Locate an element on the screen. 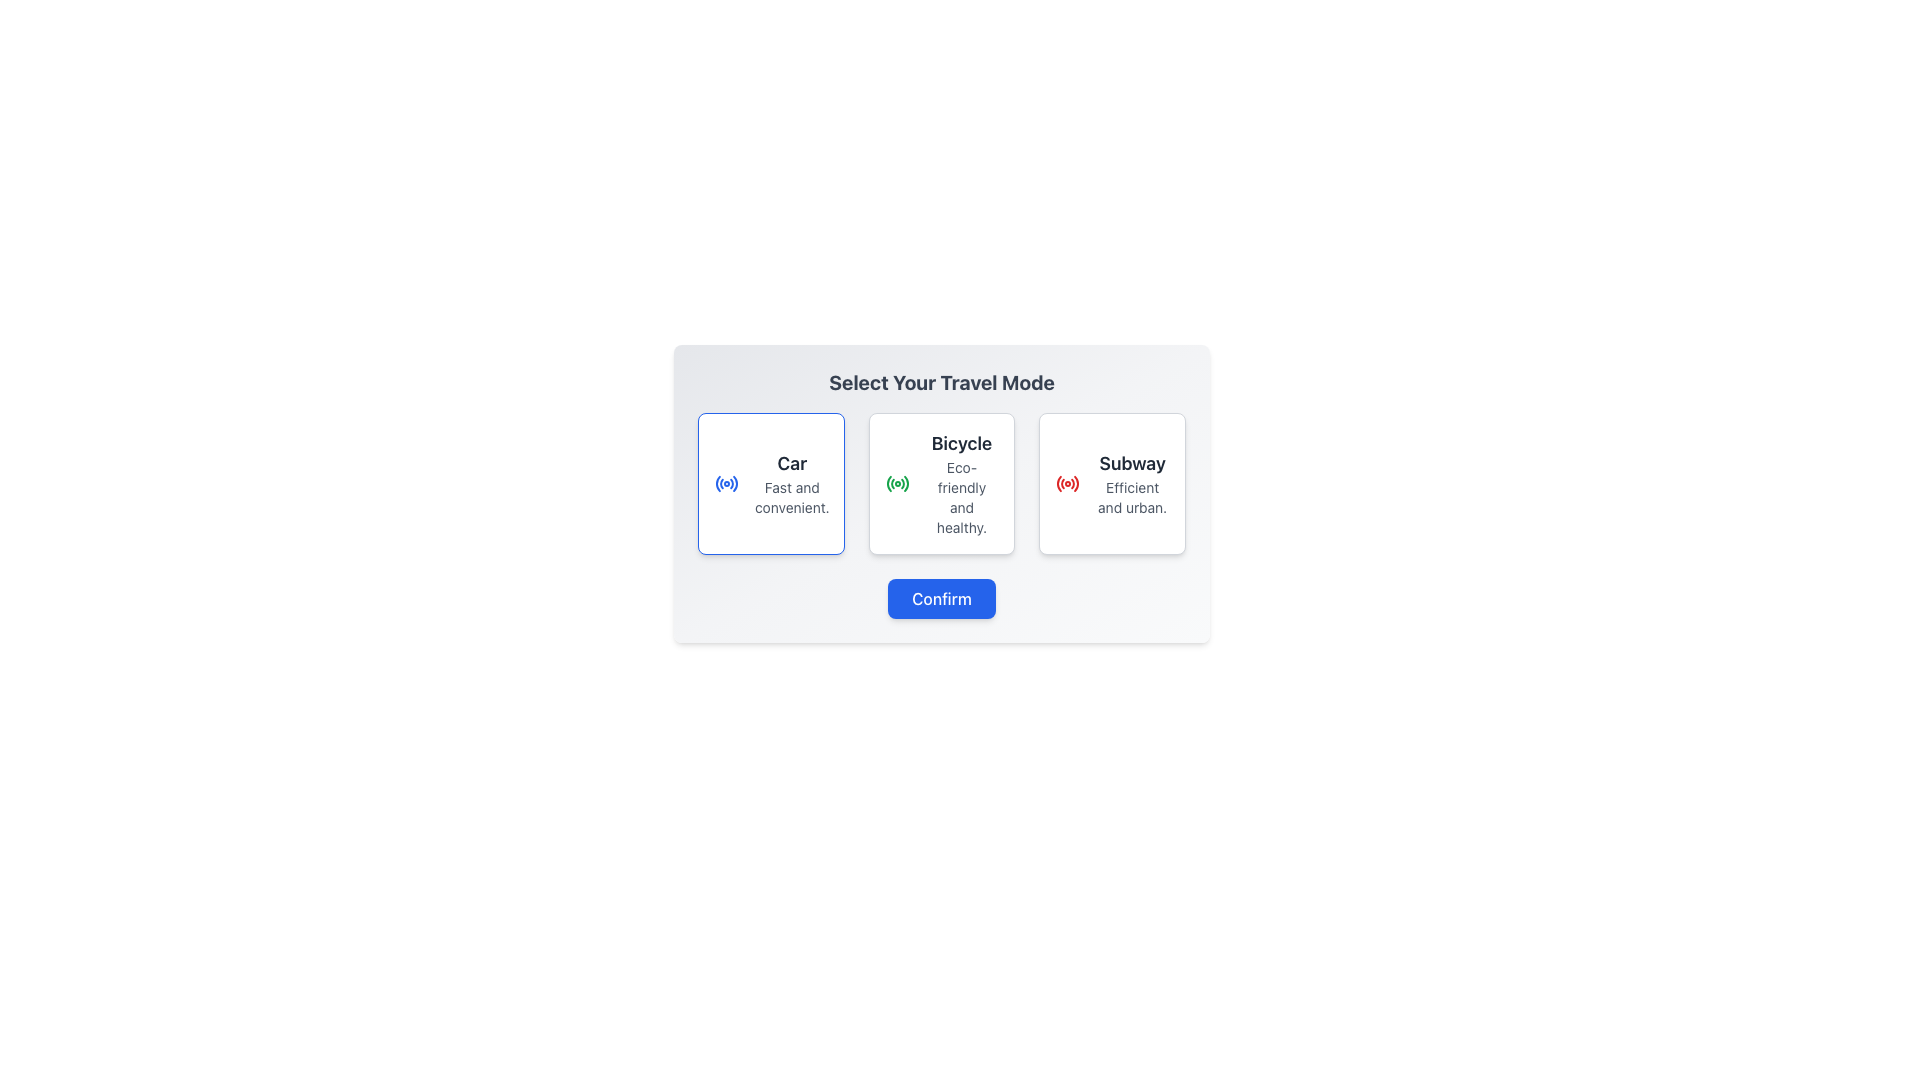 This screenshot has width=1920, height=1080. the header text stating 'Select Your Travel Mode', which is styled with a bold, large font and centered alignment is located at coordinates (940, 382).